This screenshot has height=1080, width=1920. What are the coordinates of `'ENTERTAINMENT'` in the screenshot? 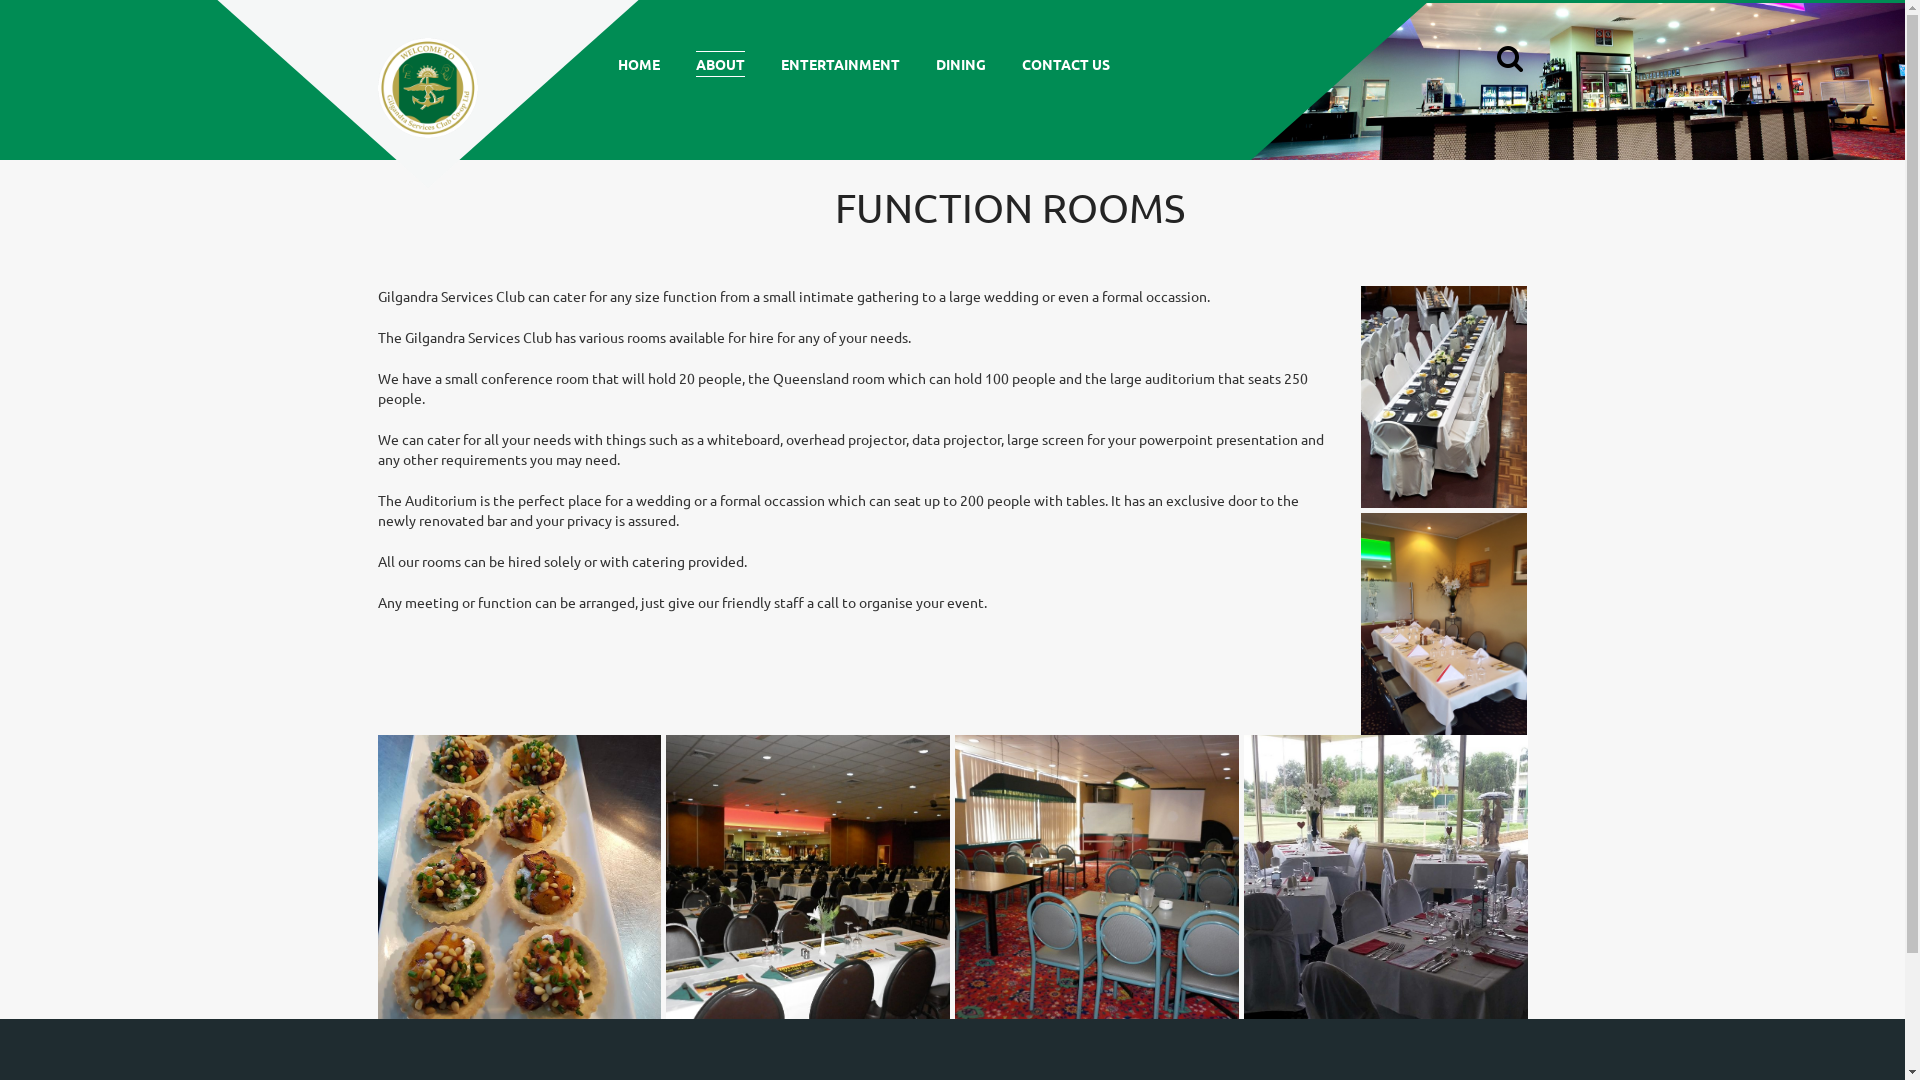 It's located at (839, 63).